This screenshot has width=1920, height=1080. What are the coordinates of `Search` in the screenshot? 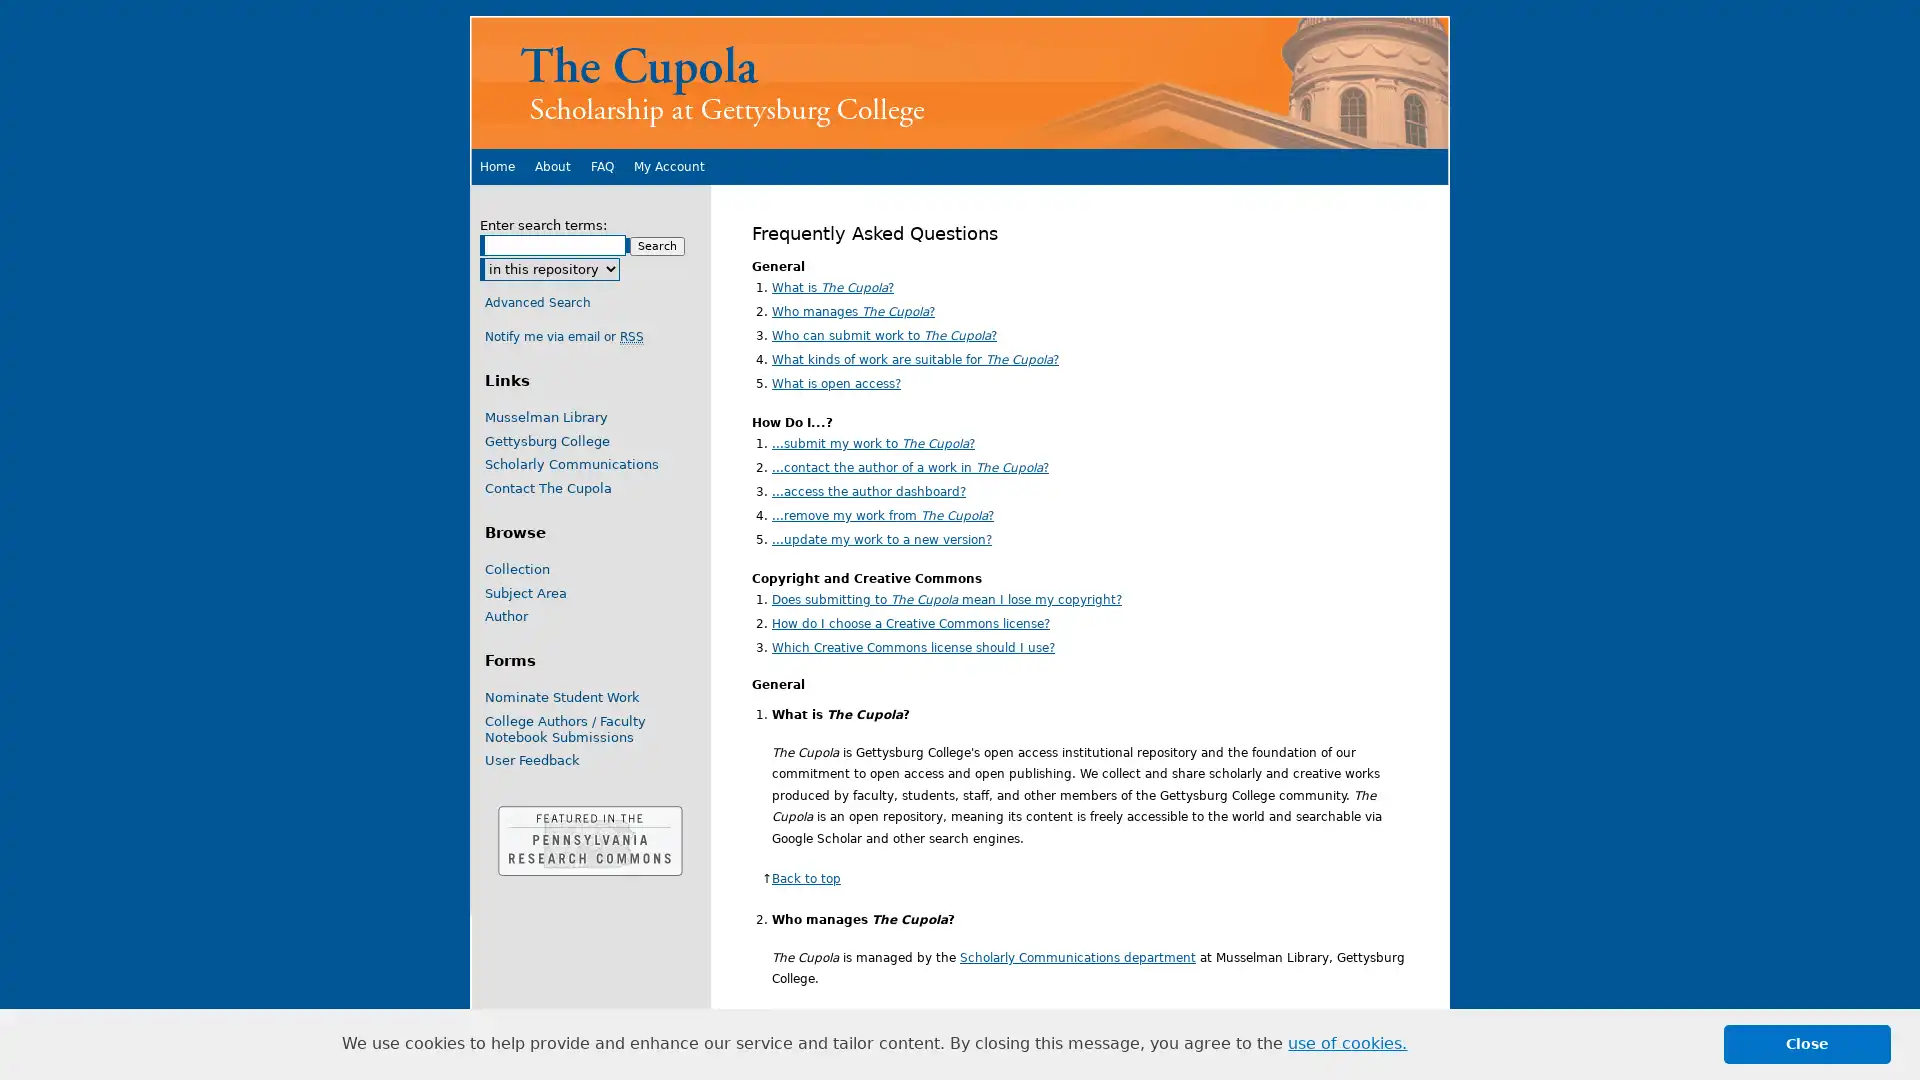 It's located at (657, 245).